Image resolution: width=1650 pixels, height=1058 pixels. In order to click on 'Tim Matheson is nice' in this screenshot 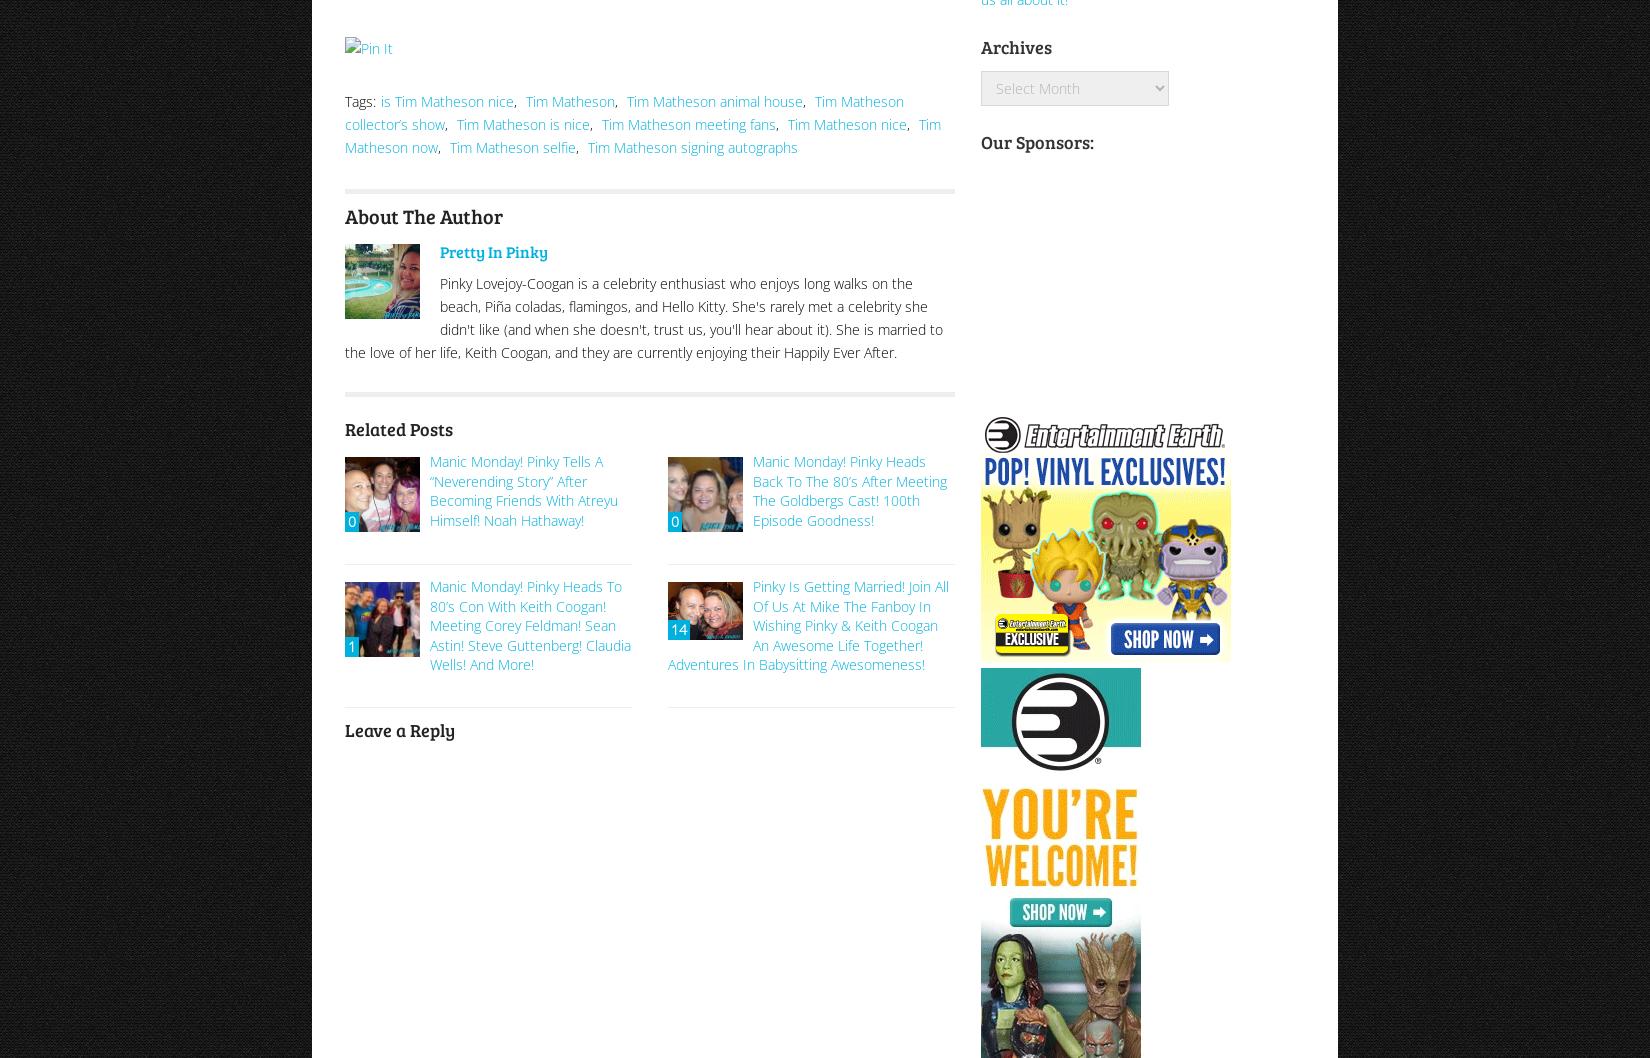, I will do `click(522, 122)`.